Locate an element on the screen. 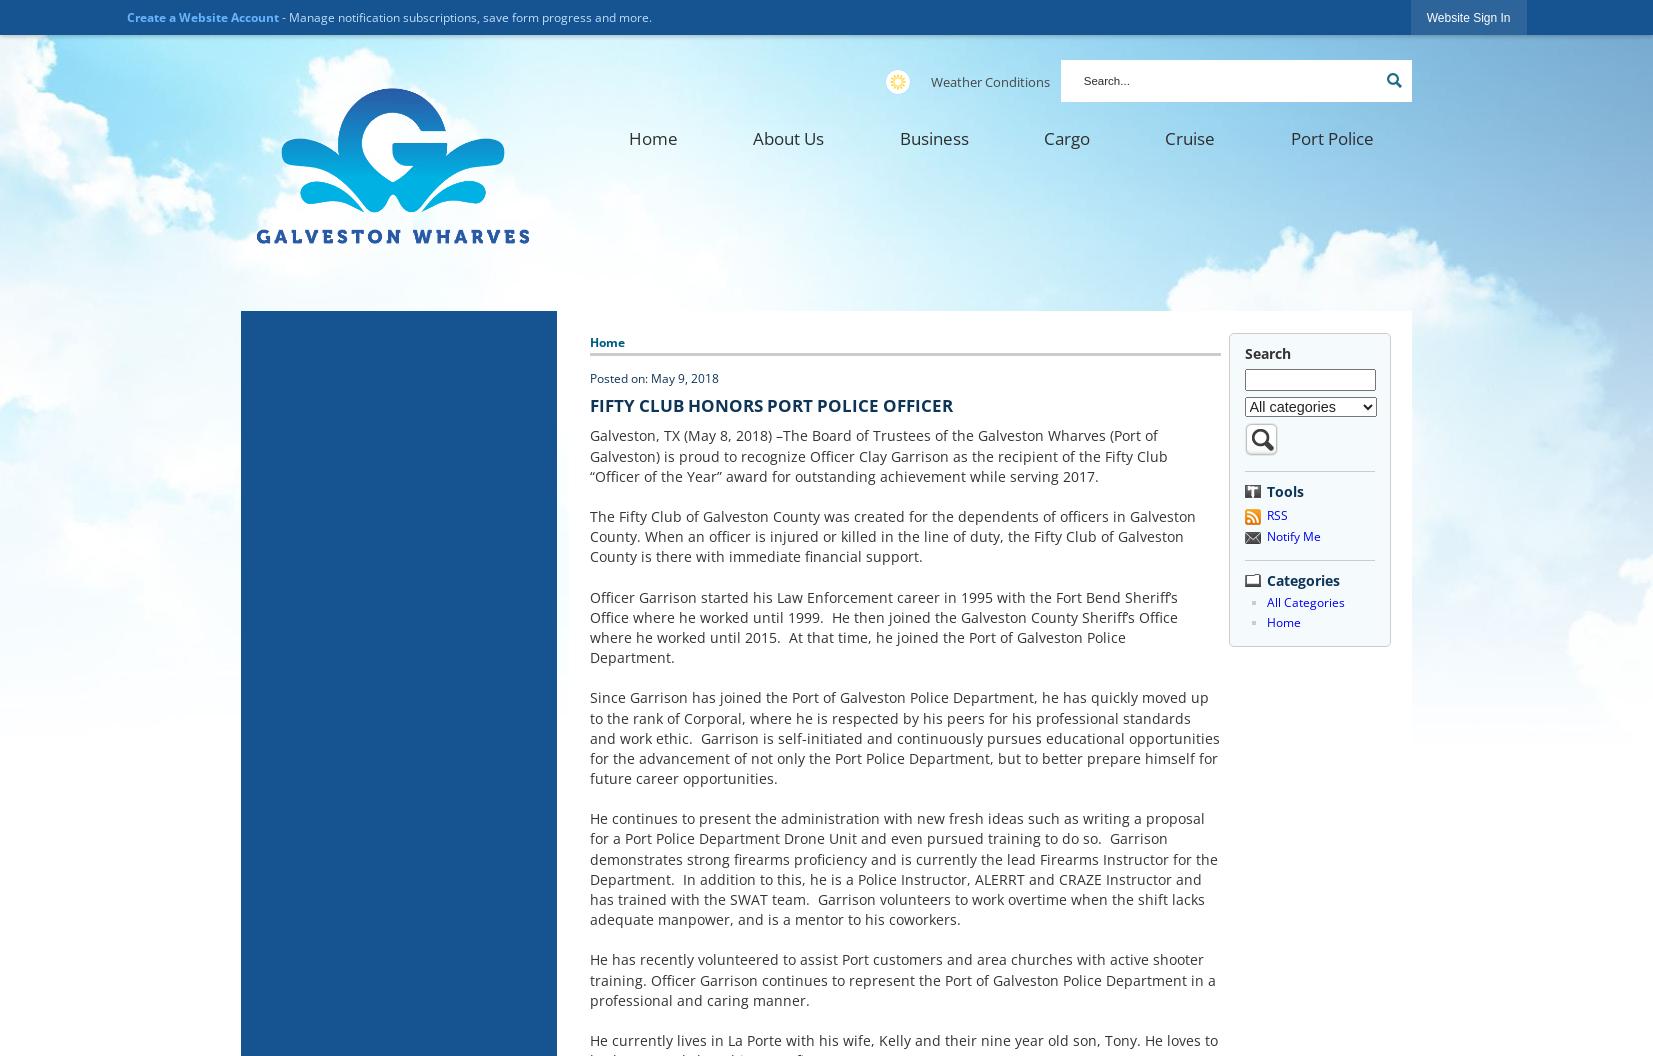 This screenshot has width=1653, height=1056. 'RSS' is located at coordinates (1266, 514).